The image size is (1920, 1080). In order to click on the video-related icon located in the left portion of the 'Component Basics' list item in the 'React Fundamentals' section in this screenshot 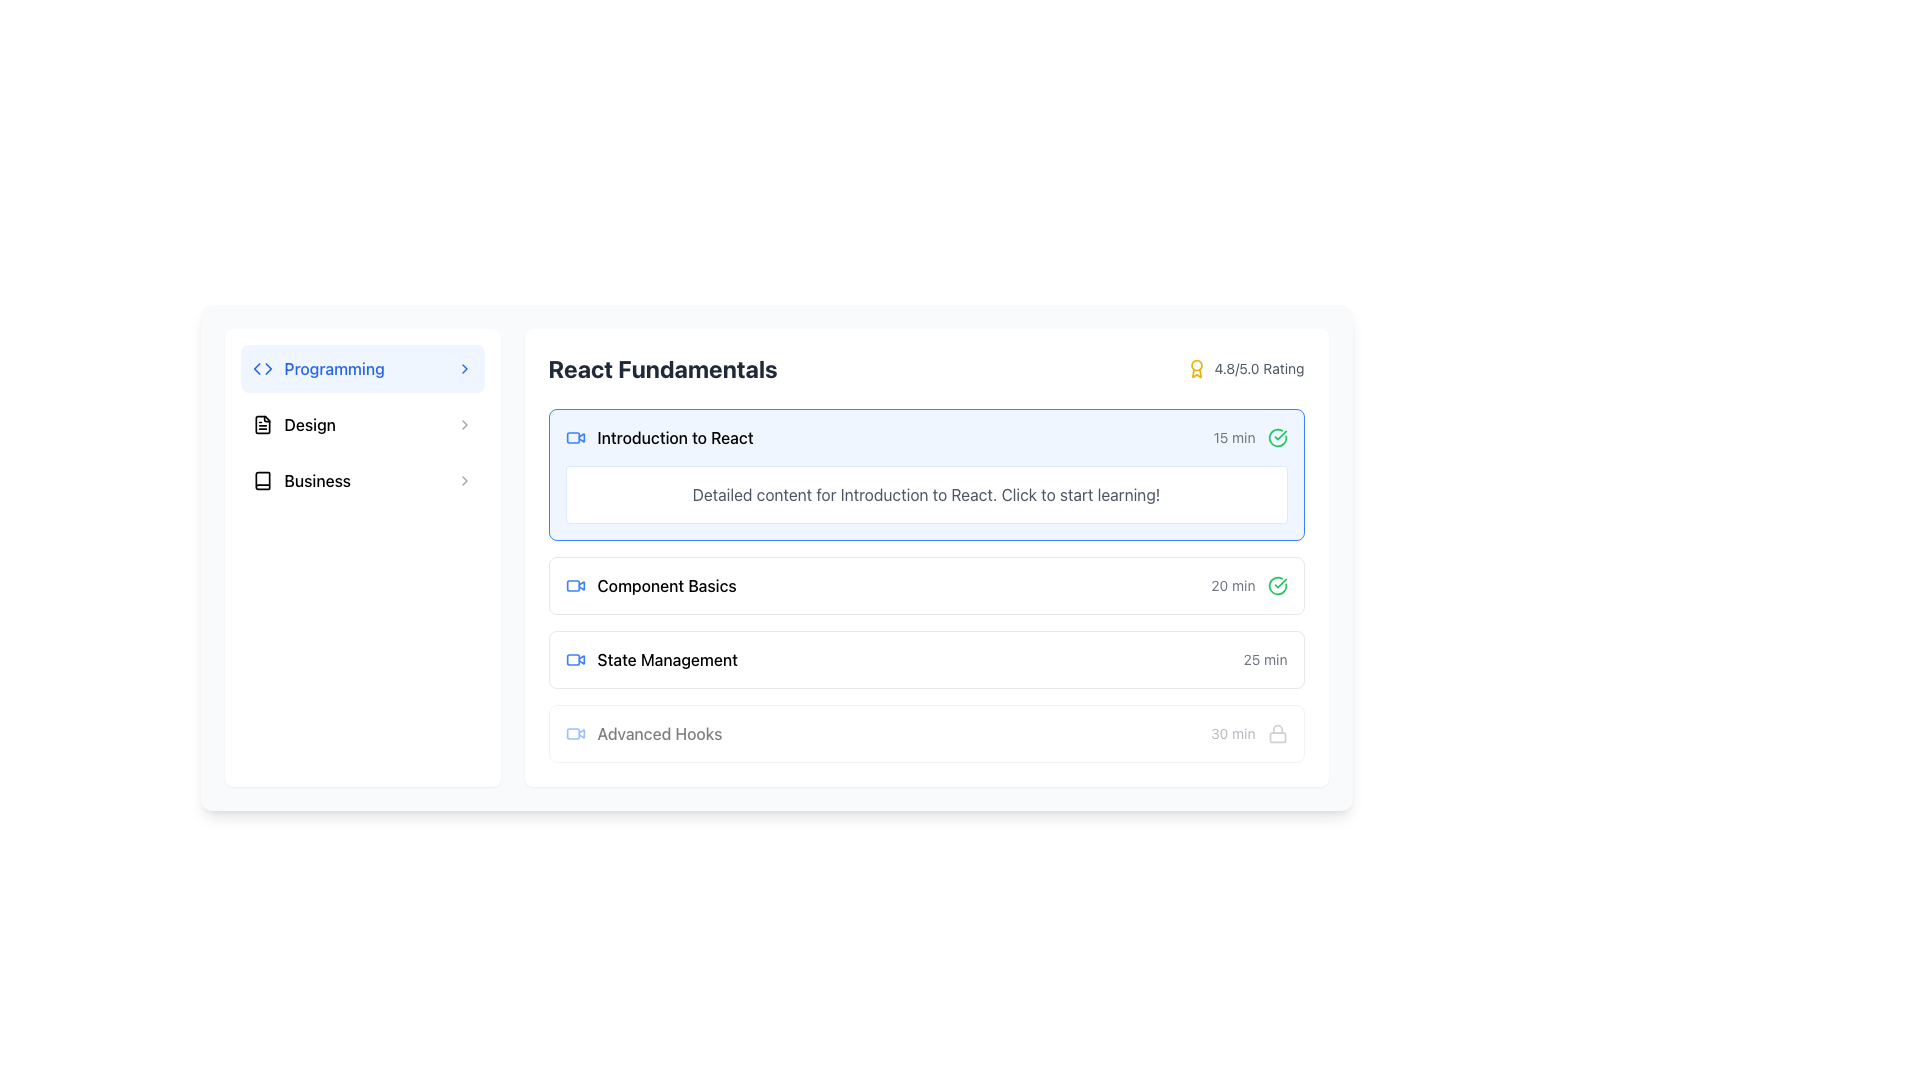, I will do `click(574, 585)`.